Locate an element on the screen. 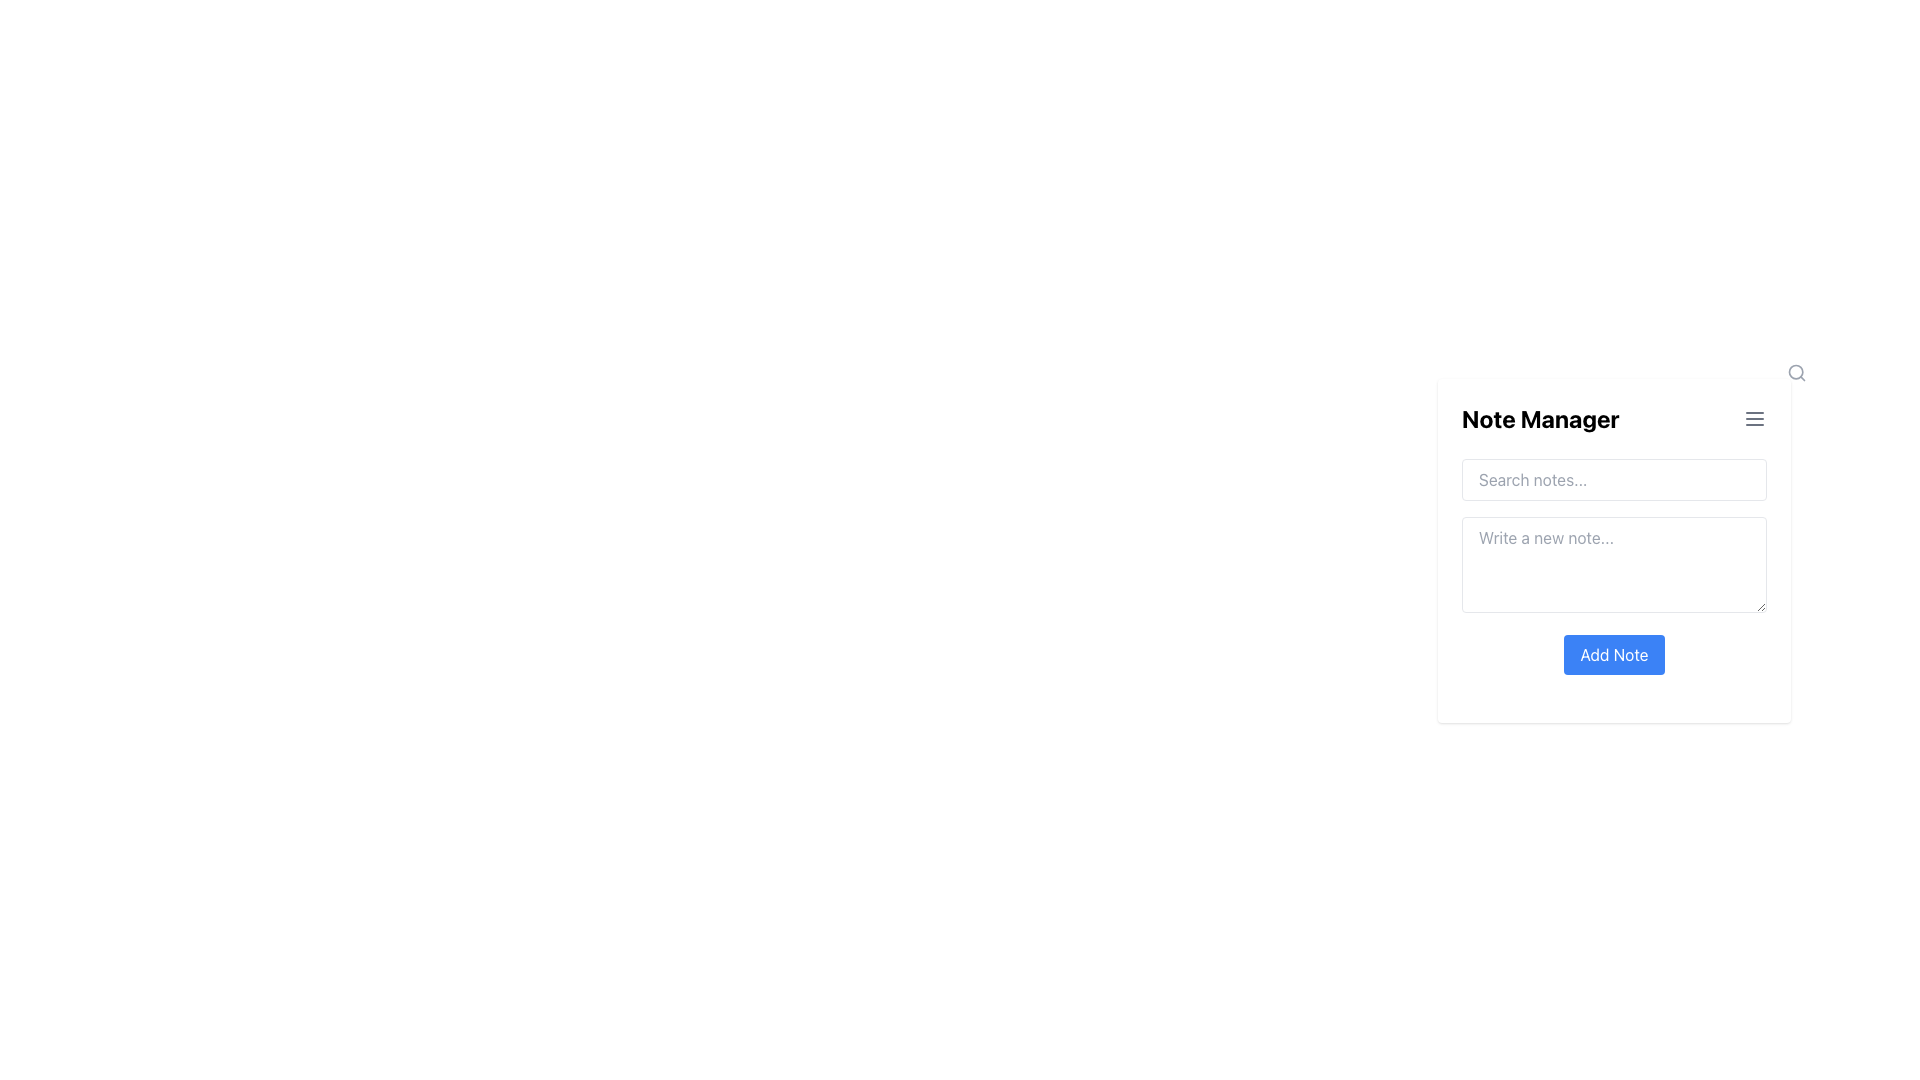  the menu button located at the top-right corner of the 'Note Manager' section is located at coordinates (1754, 418).